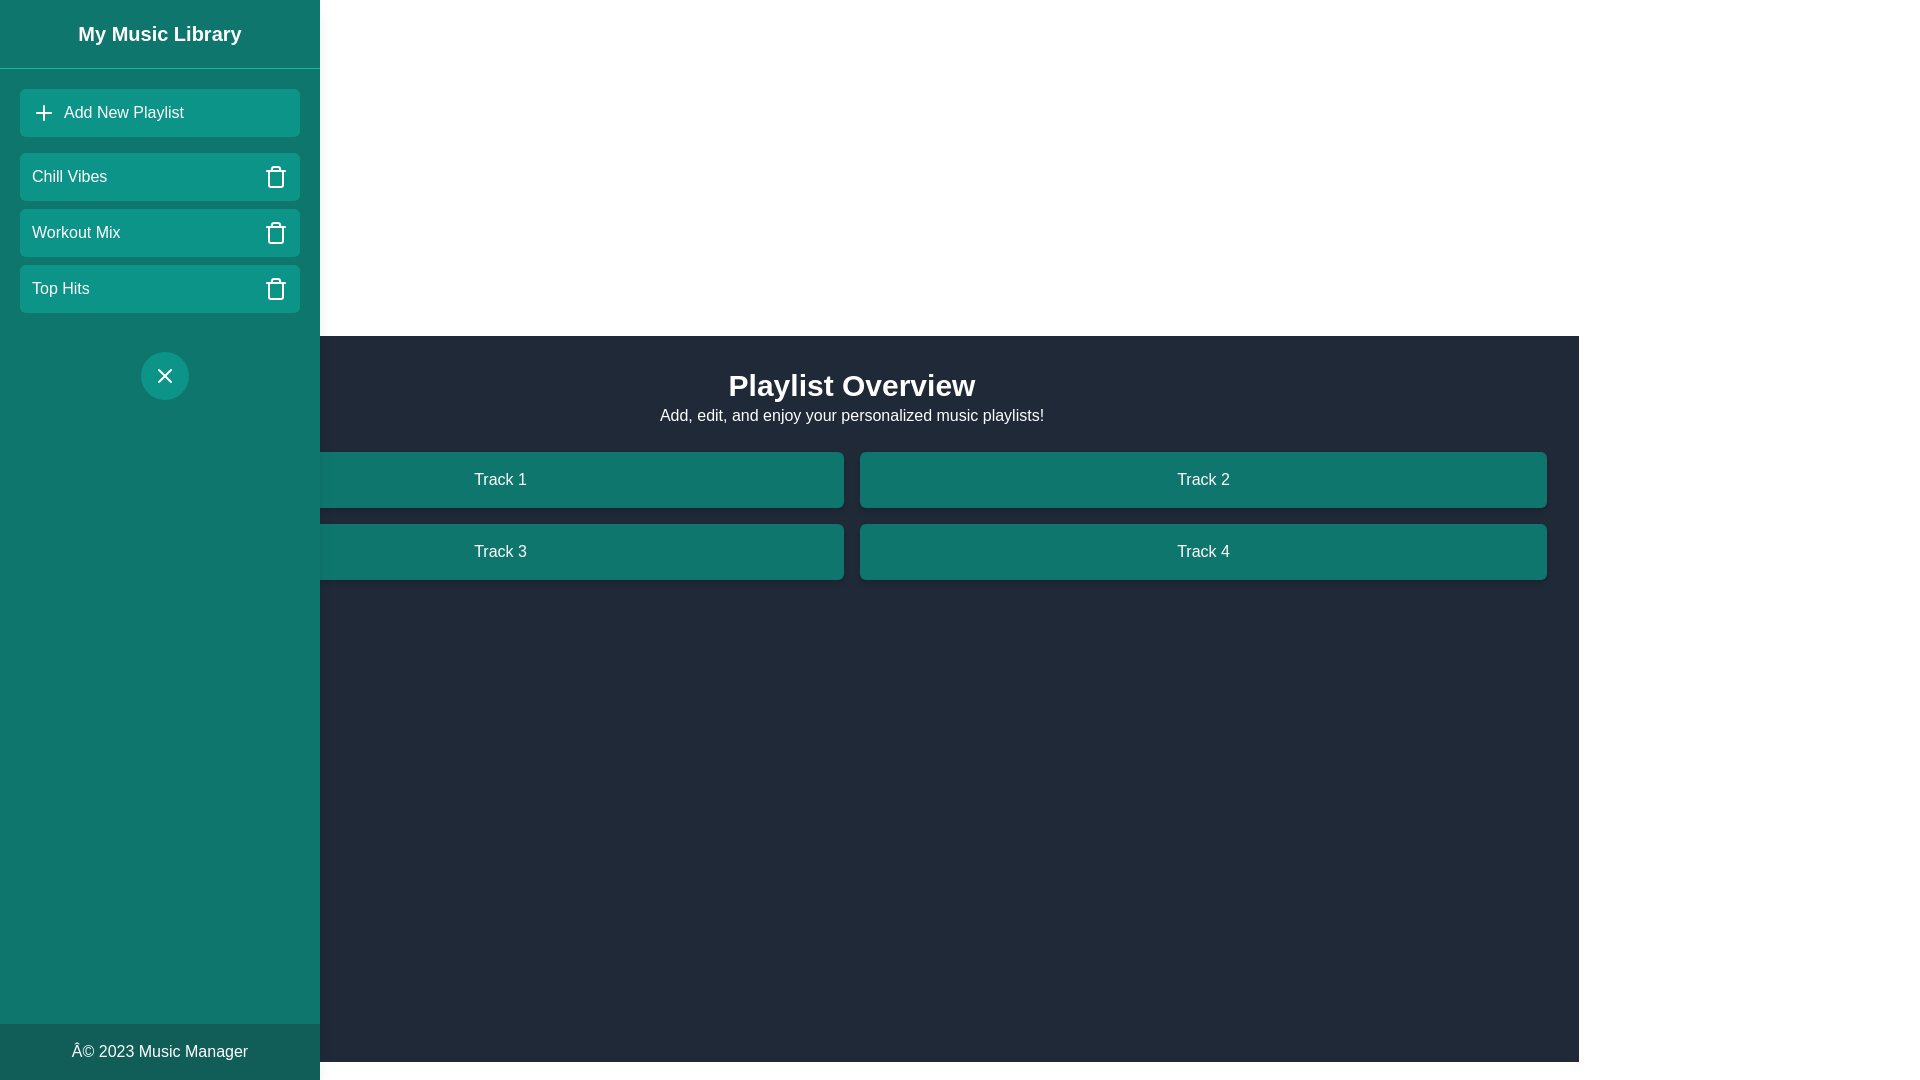  What do you see at coordinates (274, 234) in the screenshot?
I see `the trash can icon within the delete button located in the vertical menu next to the 'Workout Mix' label to initiate the delete action` at bounding box center [274, 234].